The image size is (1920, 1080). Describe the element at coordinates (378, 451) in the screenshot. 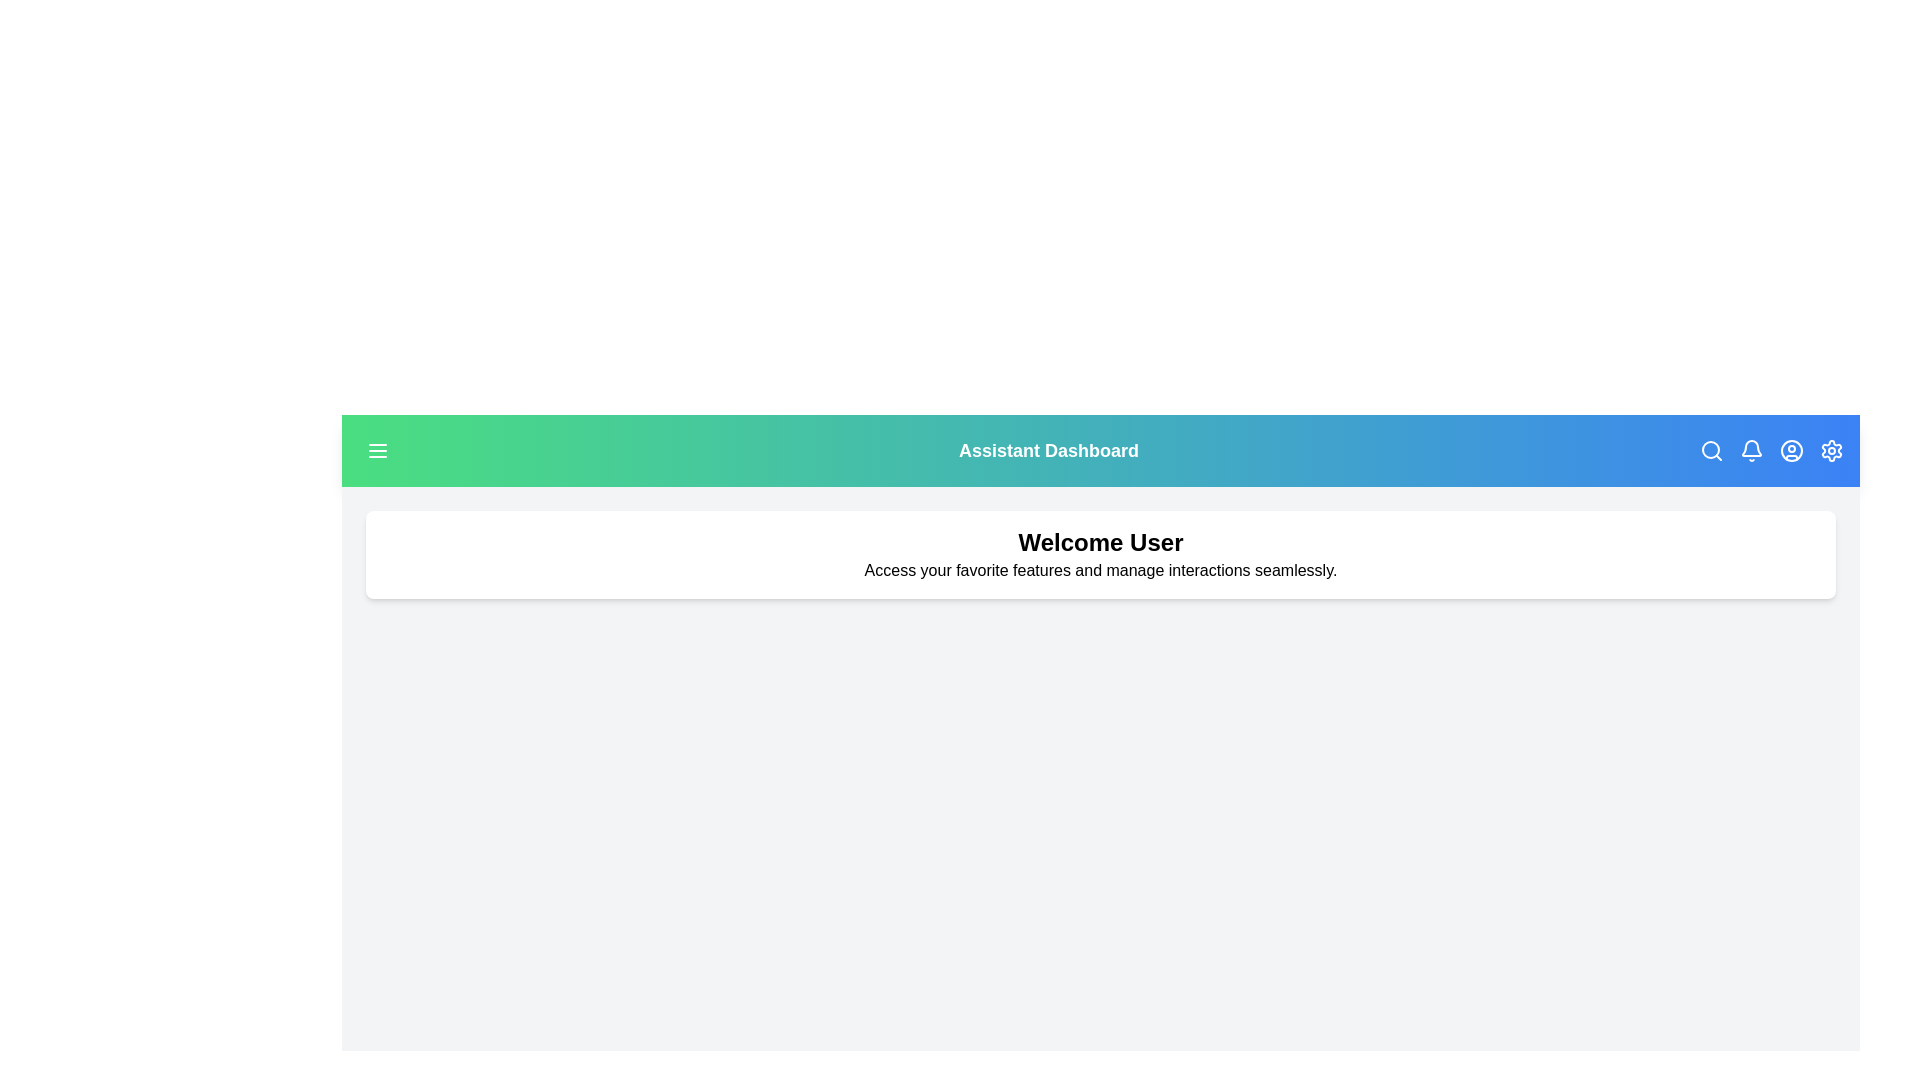

I see `the menu button in the top-left corner to open the menu` at that location.